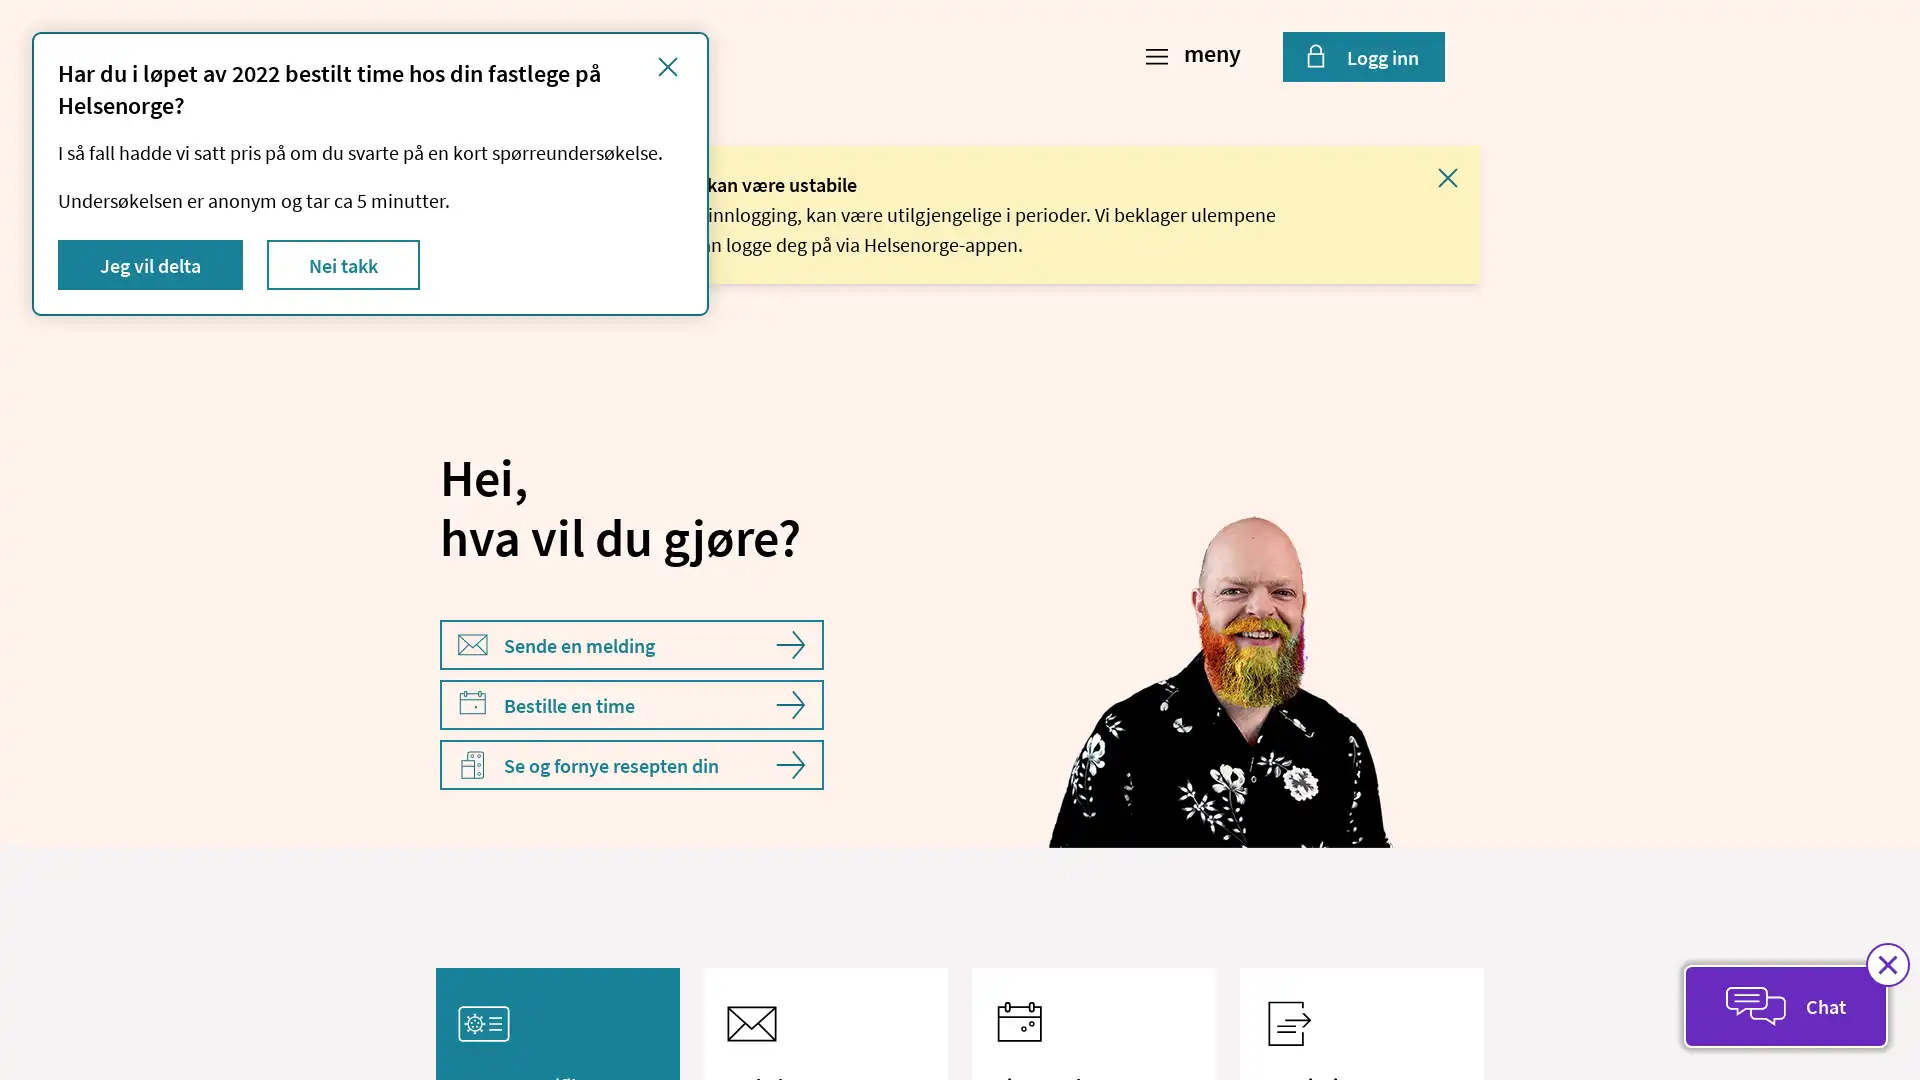 The height and width of the screenshot is (1080, 1920). I want to click on meny, so click(1195, 56).